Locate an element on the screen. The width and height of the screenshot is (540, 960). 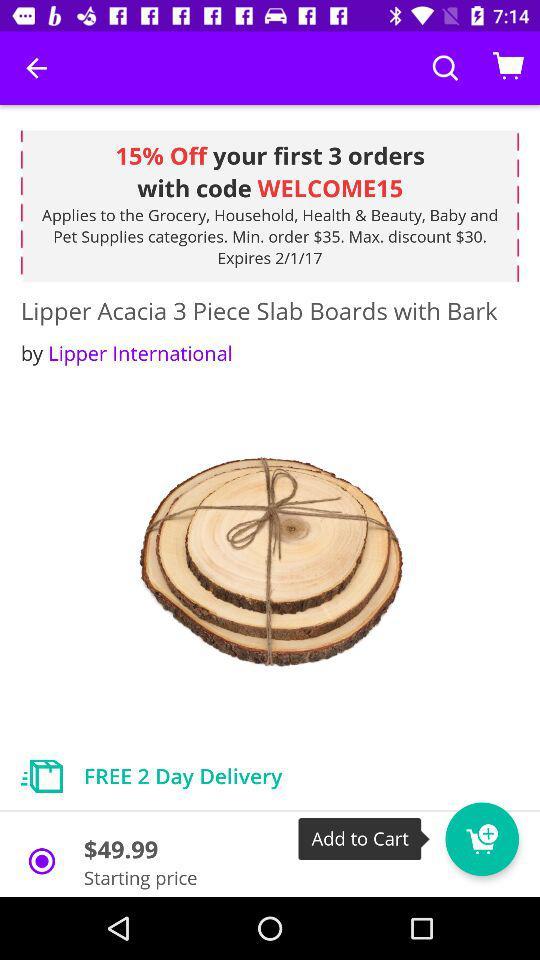
item on the left is located at coordinates (126, 353).